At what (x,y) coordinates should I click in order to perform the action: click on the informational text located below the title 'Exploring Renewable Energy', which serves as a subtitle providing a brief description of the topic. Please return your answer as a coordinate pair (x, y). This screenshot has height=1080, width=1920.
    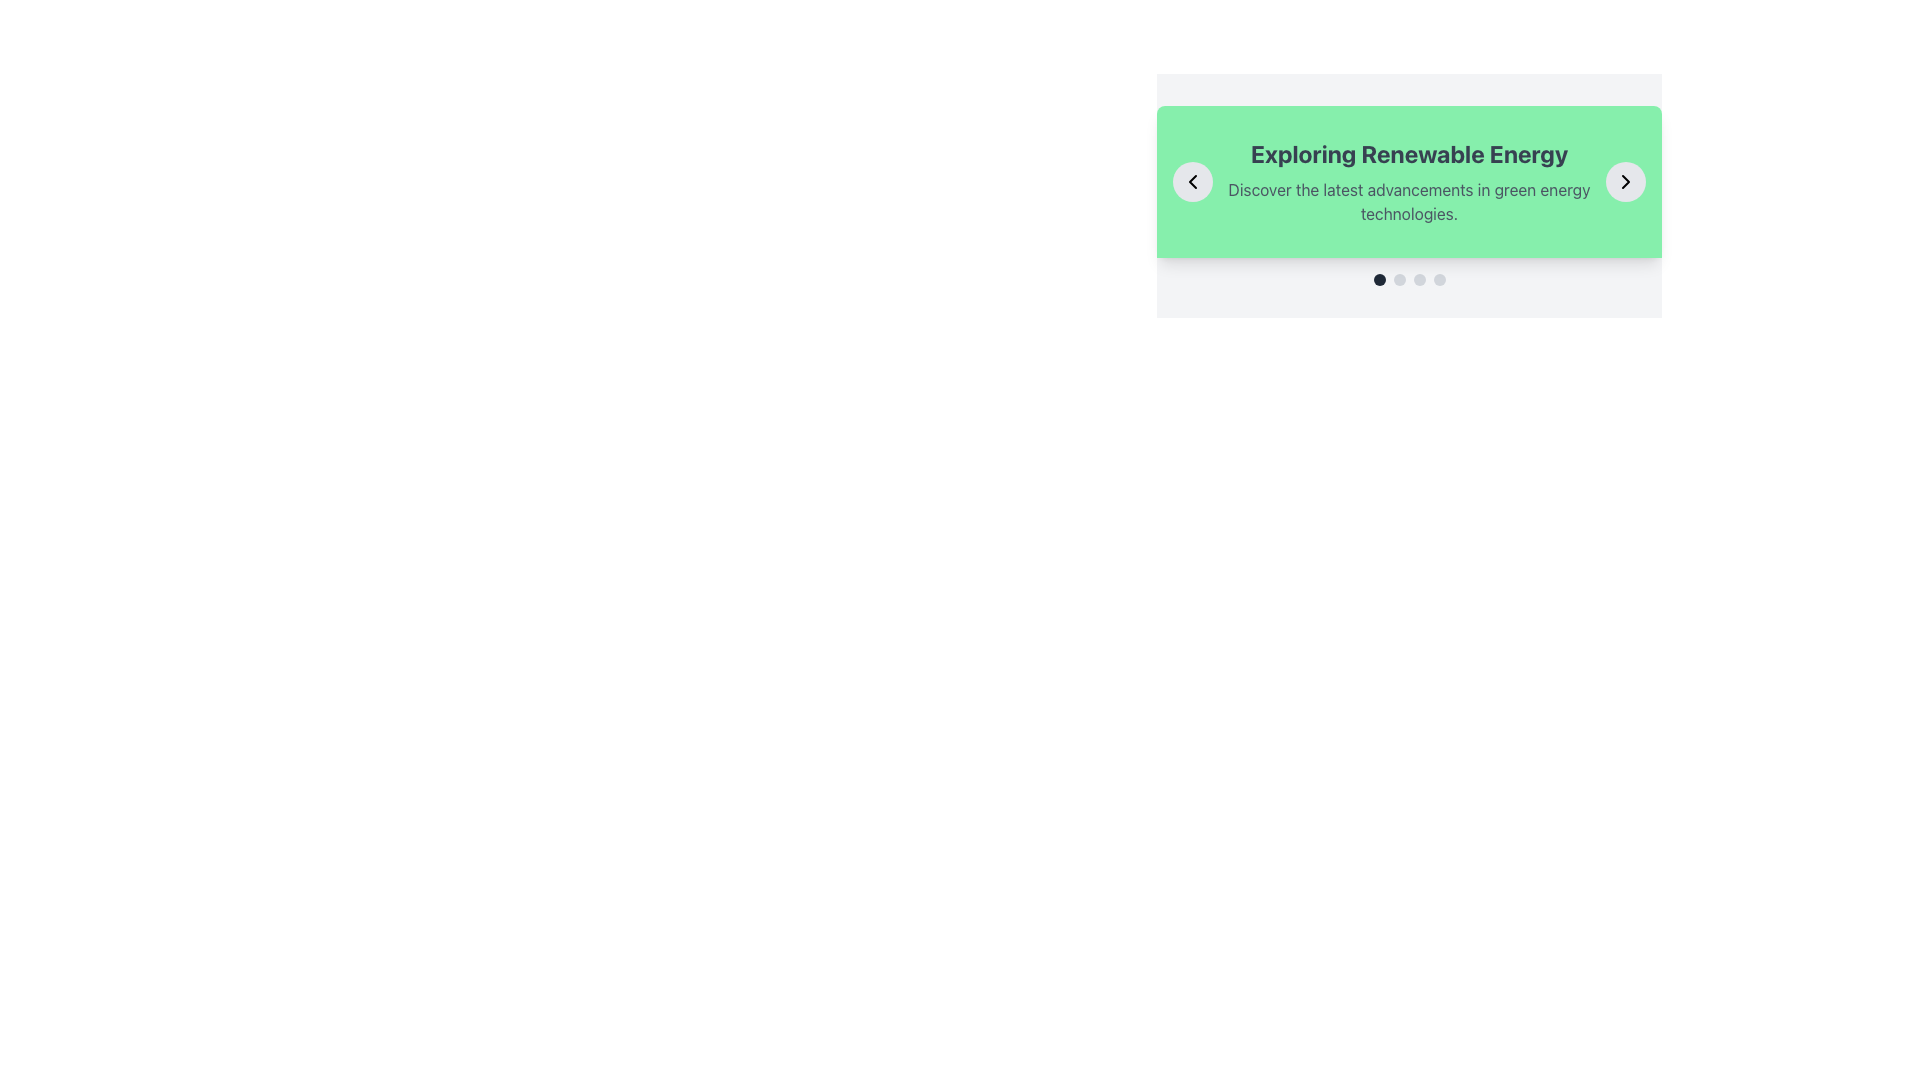
    Looking at the image, I should click on (1408, 201).